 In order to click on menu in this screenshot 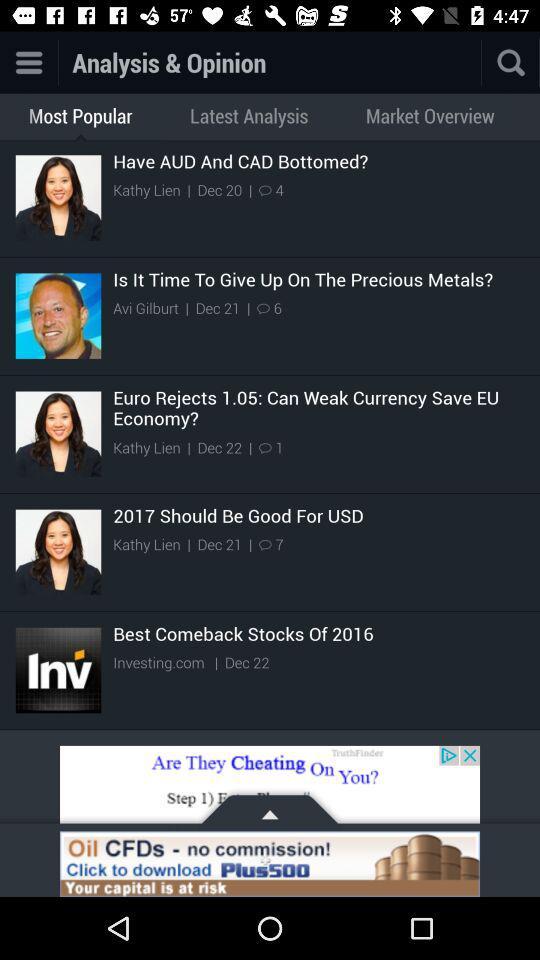, I will do `click(27, 62)`.